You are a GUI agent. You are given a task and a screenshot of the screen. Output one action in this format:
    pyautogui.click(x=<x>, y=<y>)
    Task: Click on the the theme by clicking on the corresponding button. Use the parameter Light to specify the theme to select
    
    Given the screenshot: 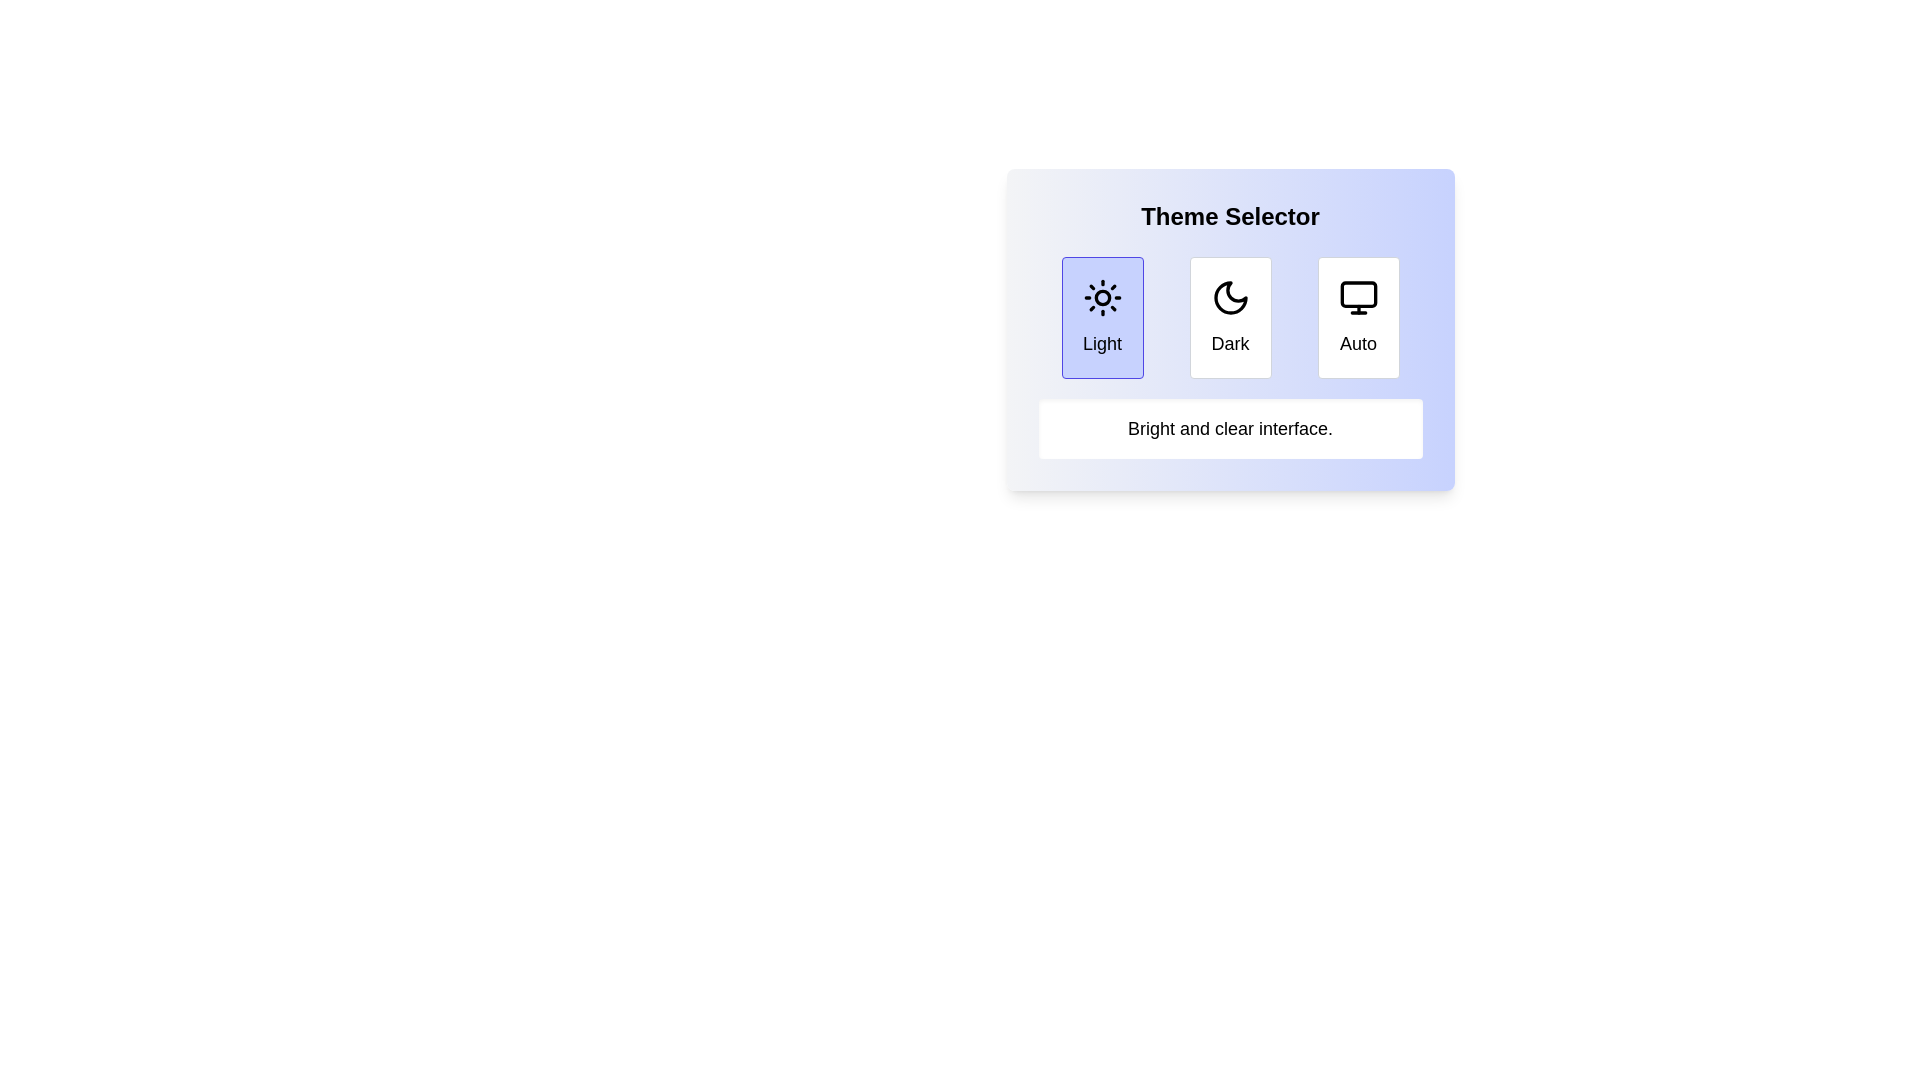 What is the action you would take?
    pyautogui.click(x=1101, y=316)
    